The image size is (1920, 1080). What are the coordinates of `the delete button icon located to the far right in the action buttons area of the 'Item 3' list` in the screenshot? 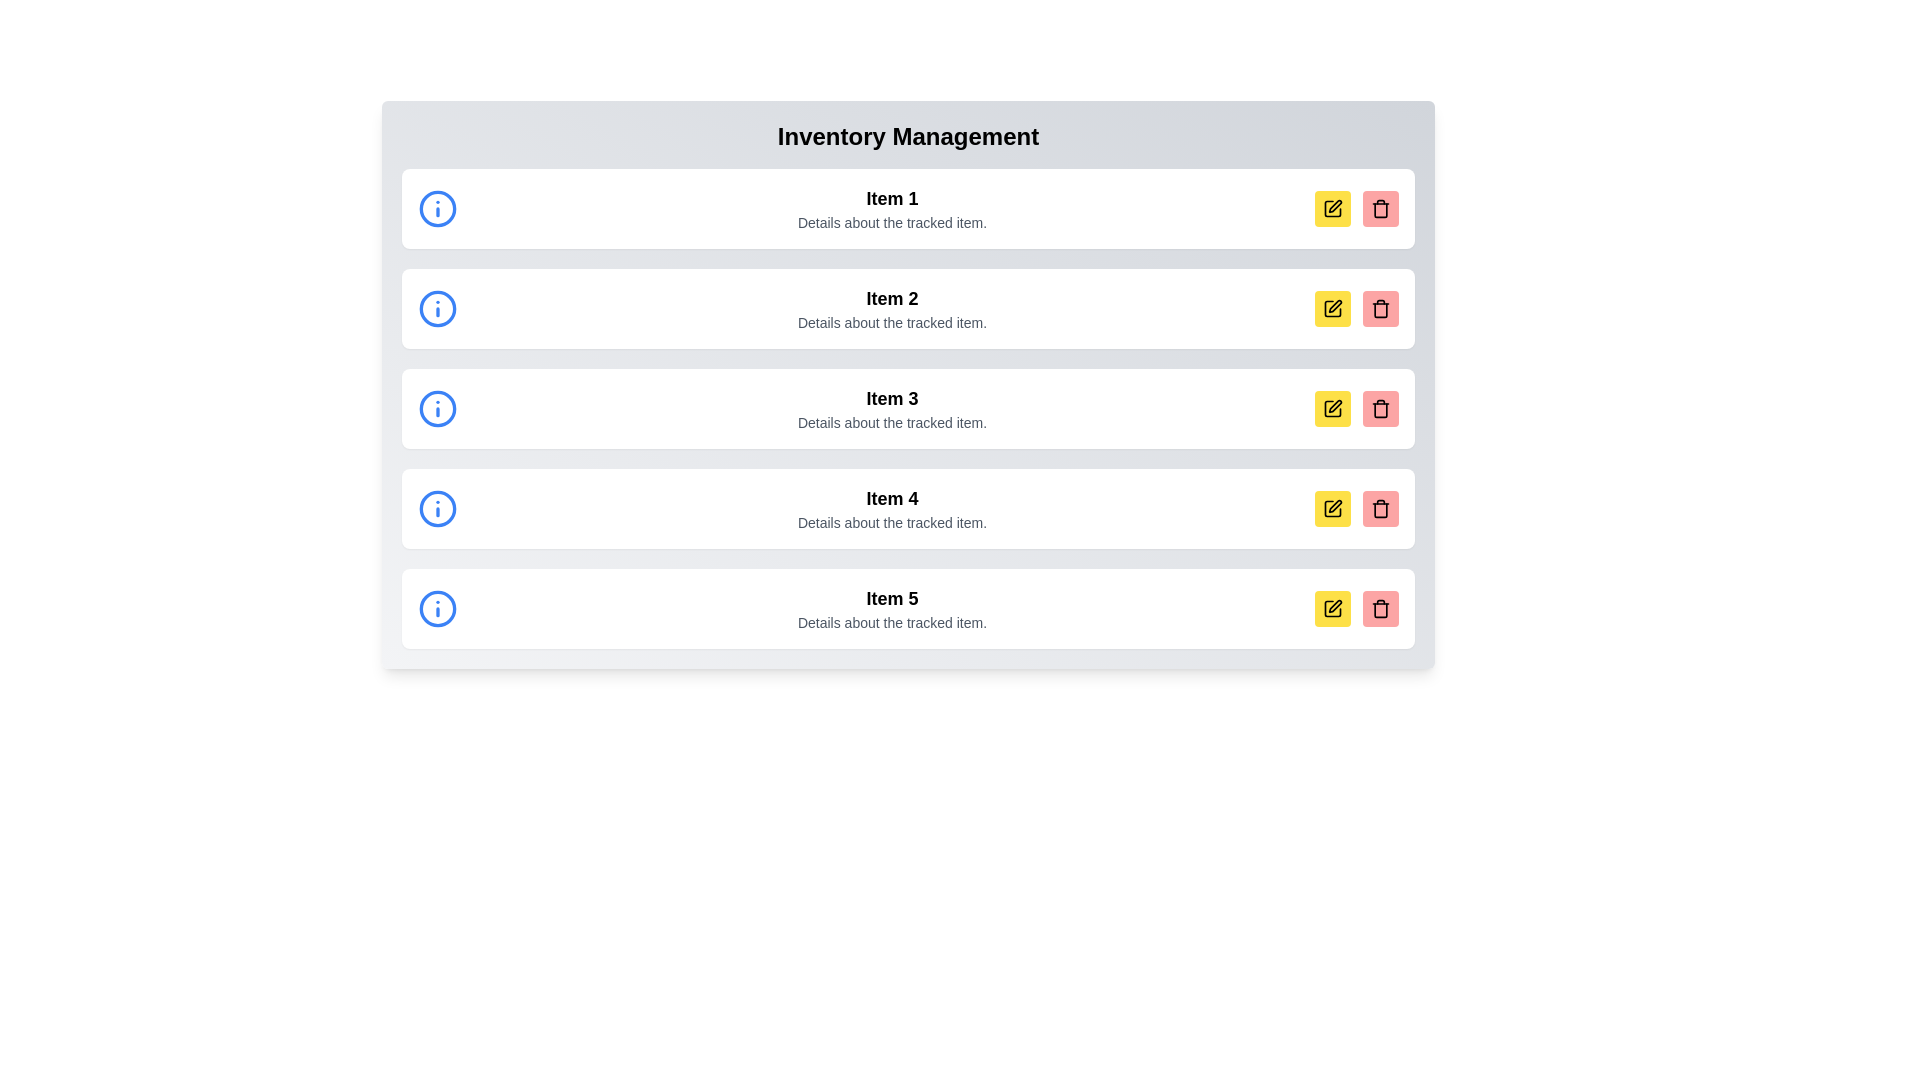 It's located at (1380, 407).